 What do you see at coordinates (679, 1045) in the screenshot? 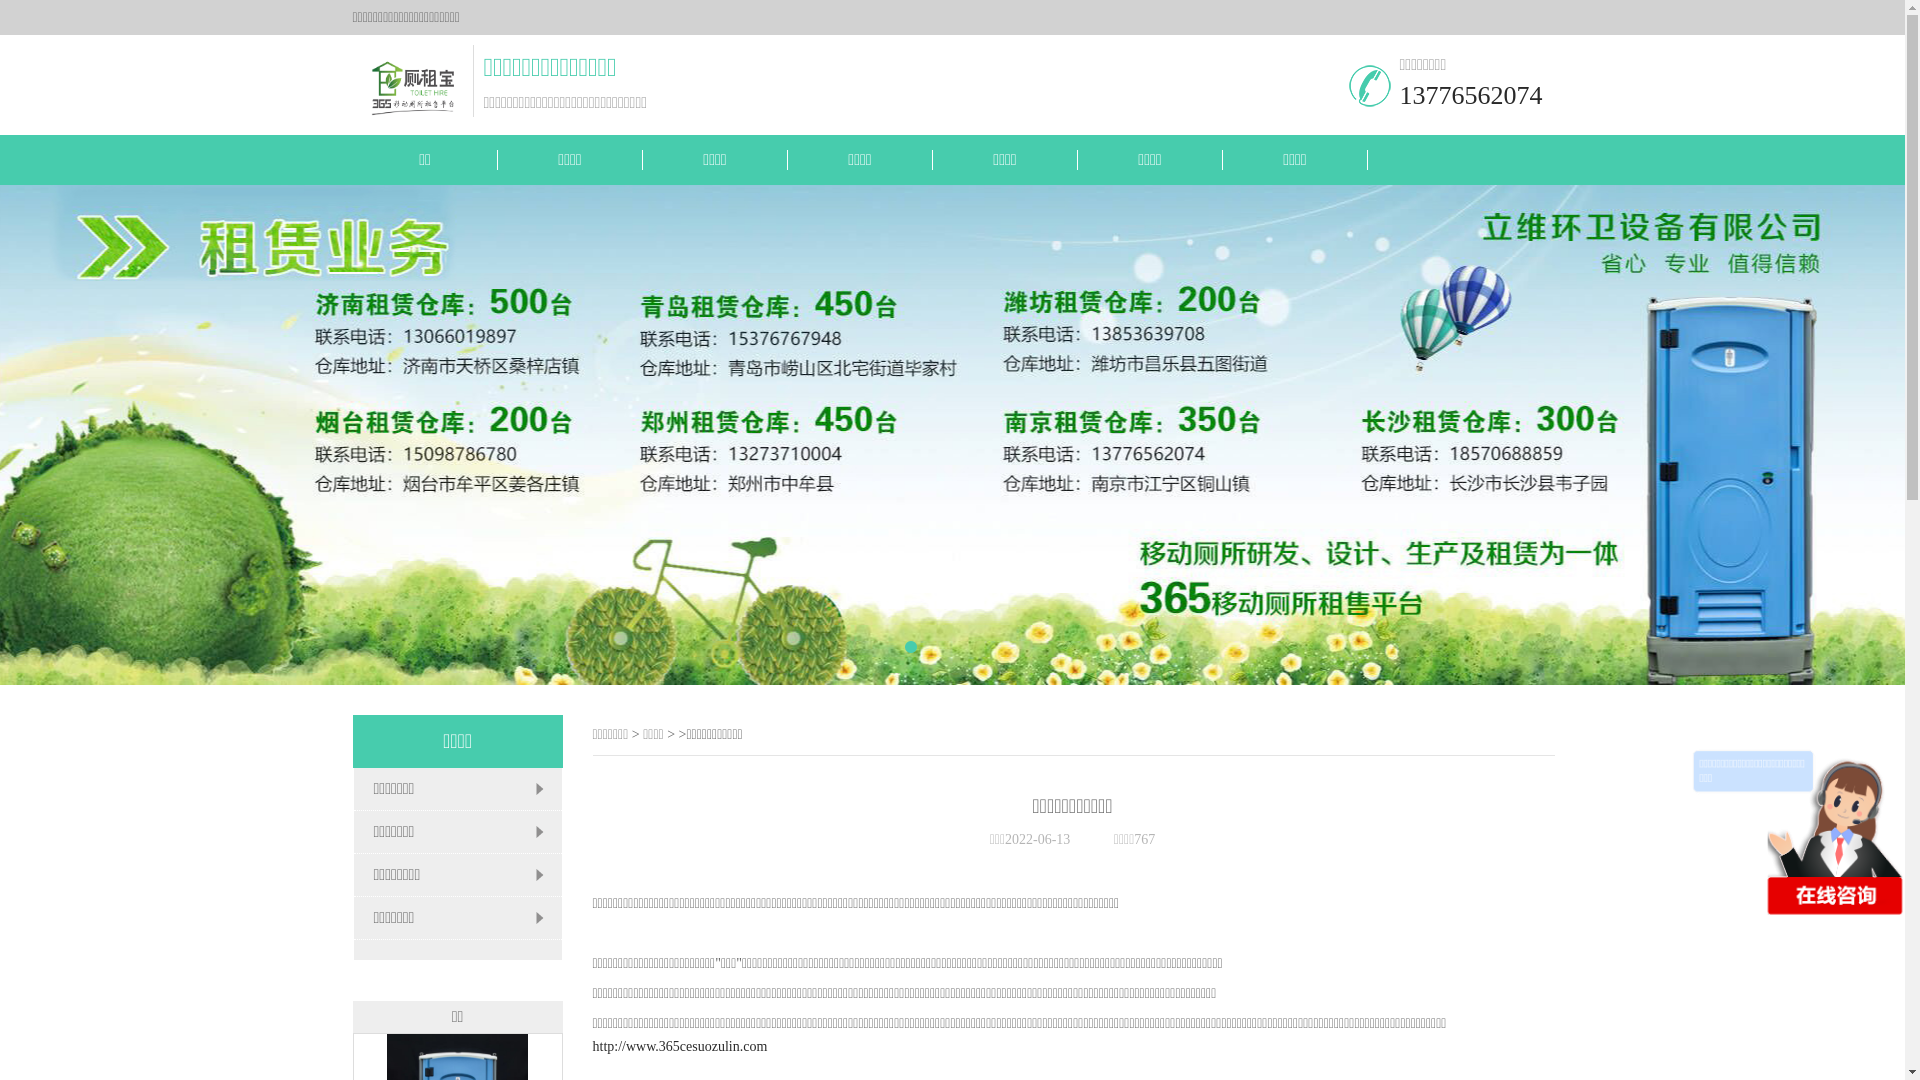
I see `'http://www.365cesuozulin.com'` at bounding box center [679, 1045].